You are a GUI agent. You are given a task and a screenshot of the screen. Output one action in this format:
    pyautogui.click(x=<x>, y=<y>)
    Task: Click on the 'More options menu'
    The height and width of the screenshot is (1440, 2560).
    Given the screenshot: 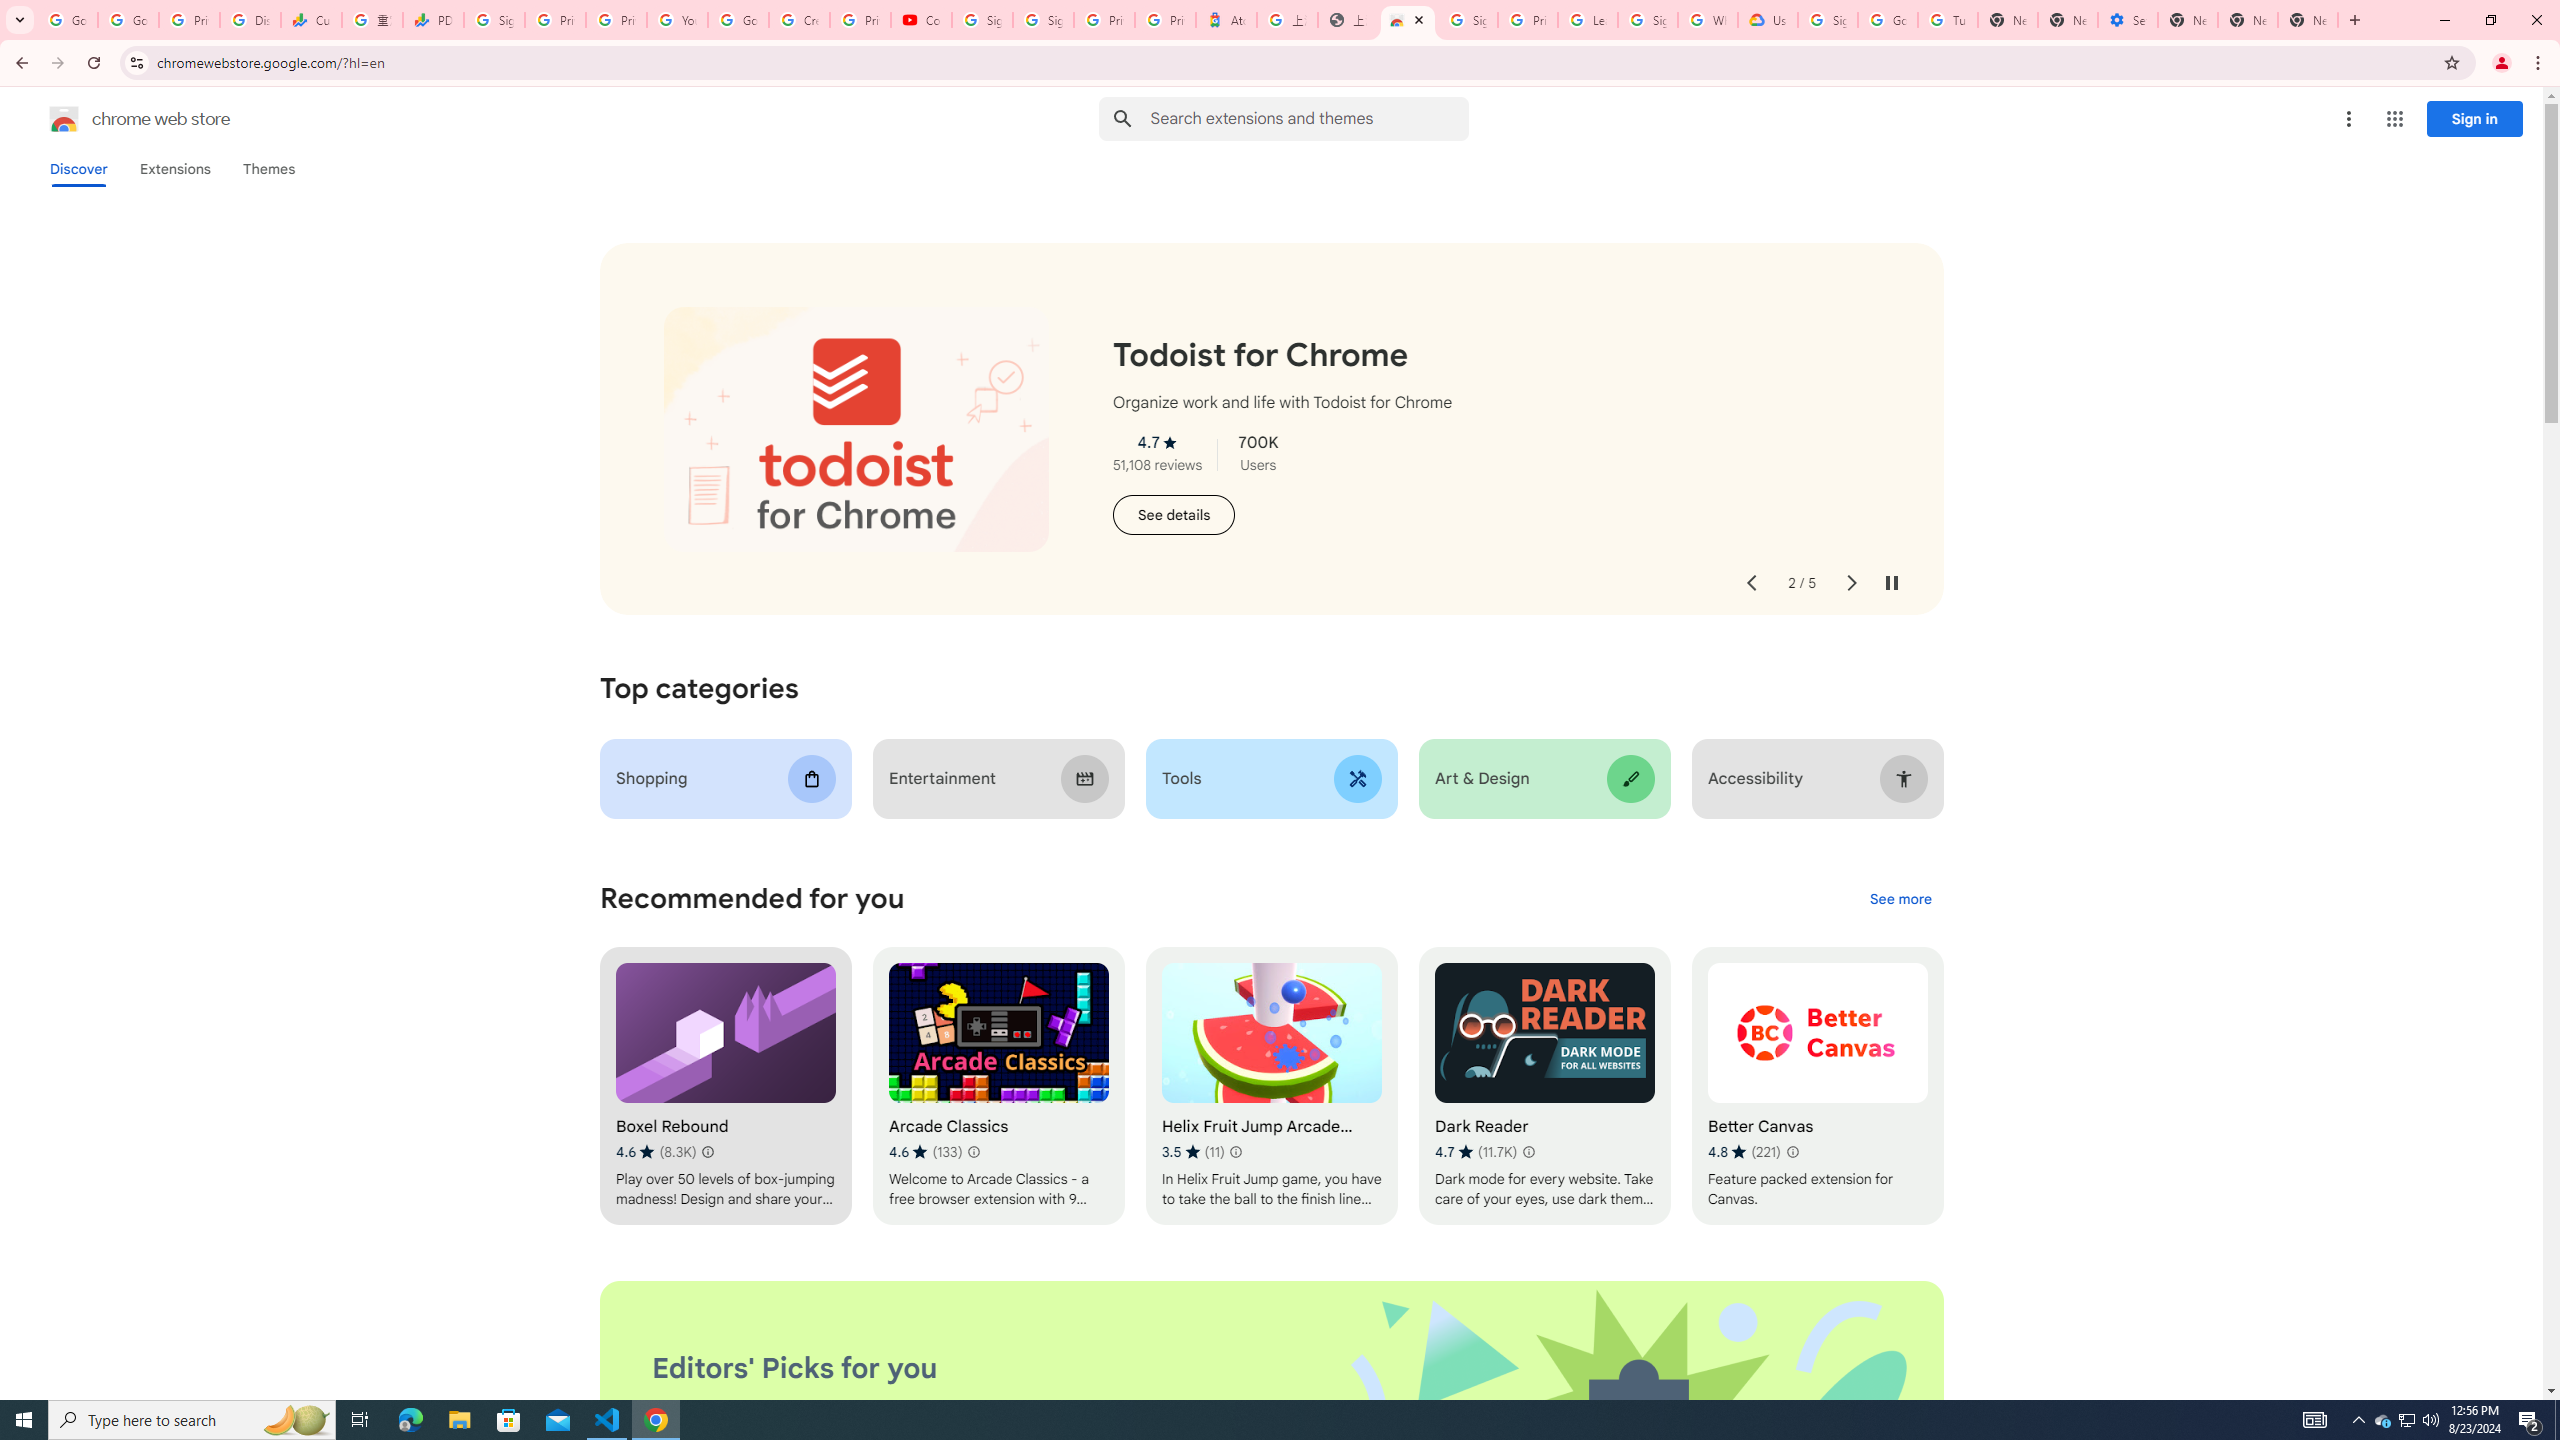 What is the action you would take?
    pyautogui.click(x=2348, y=118)
    